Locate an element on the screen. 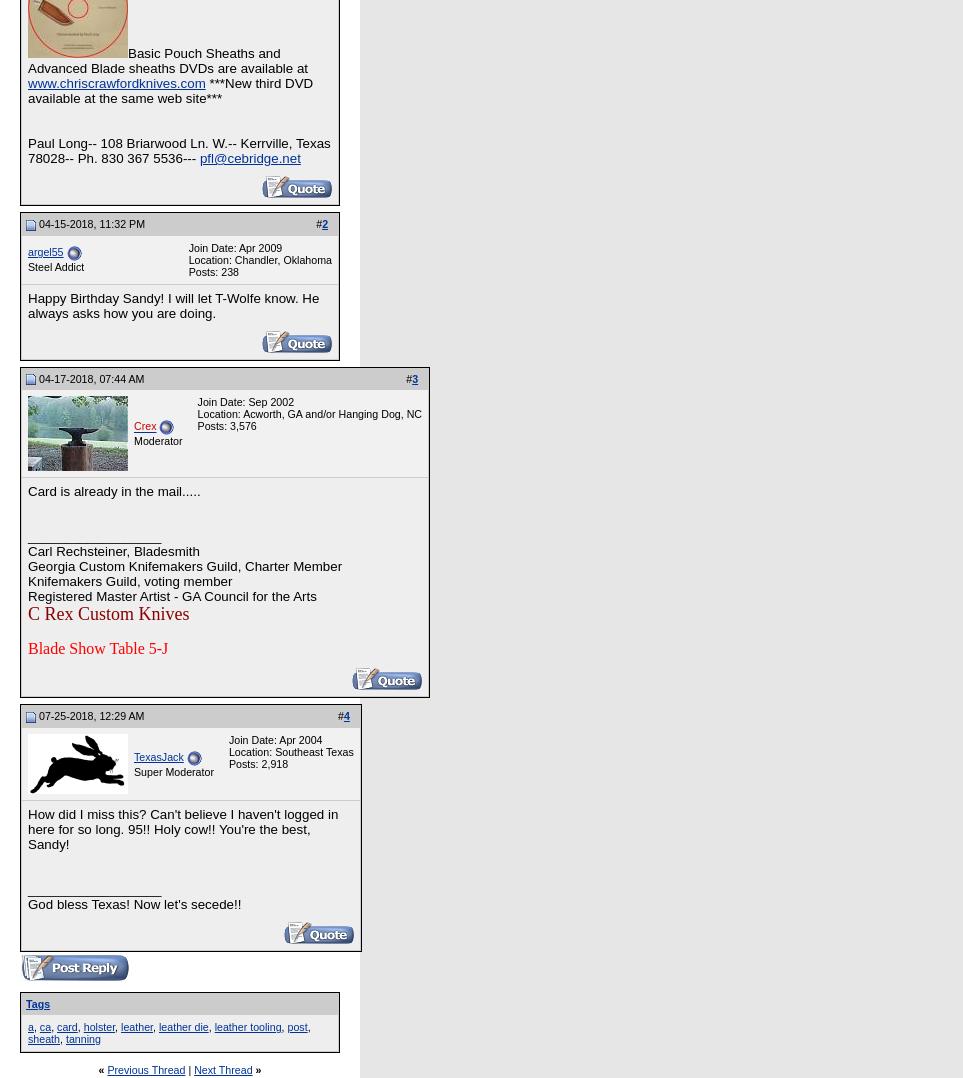 The height and width of the screenshot is (1078, 963). 'Previous Thread' is located at coordinates (145, 1070).